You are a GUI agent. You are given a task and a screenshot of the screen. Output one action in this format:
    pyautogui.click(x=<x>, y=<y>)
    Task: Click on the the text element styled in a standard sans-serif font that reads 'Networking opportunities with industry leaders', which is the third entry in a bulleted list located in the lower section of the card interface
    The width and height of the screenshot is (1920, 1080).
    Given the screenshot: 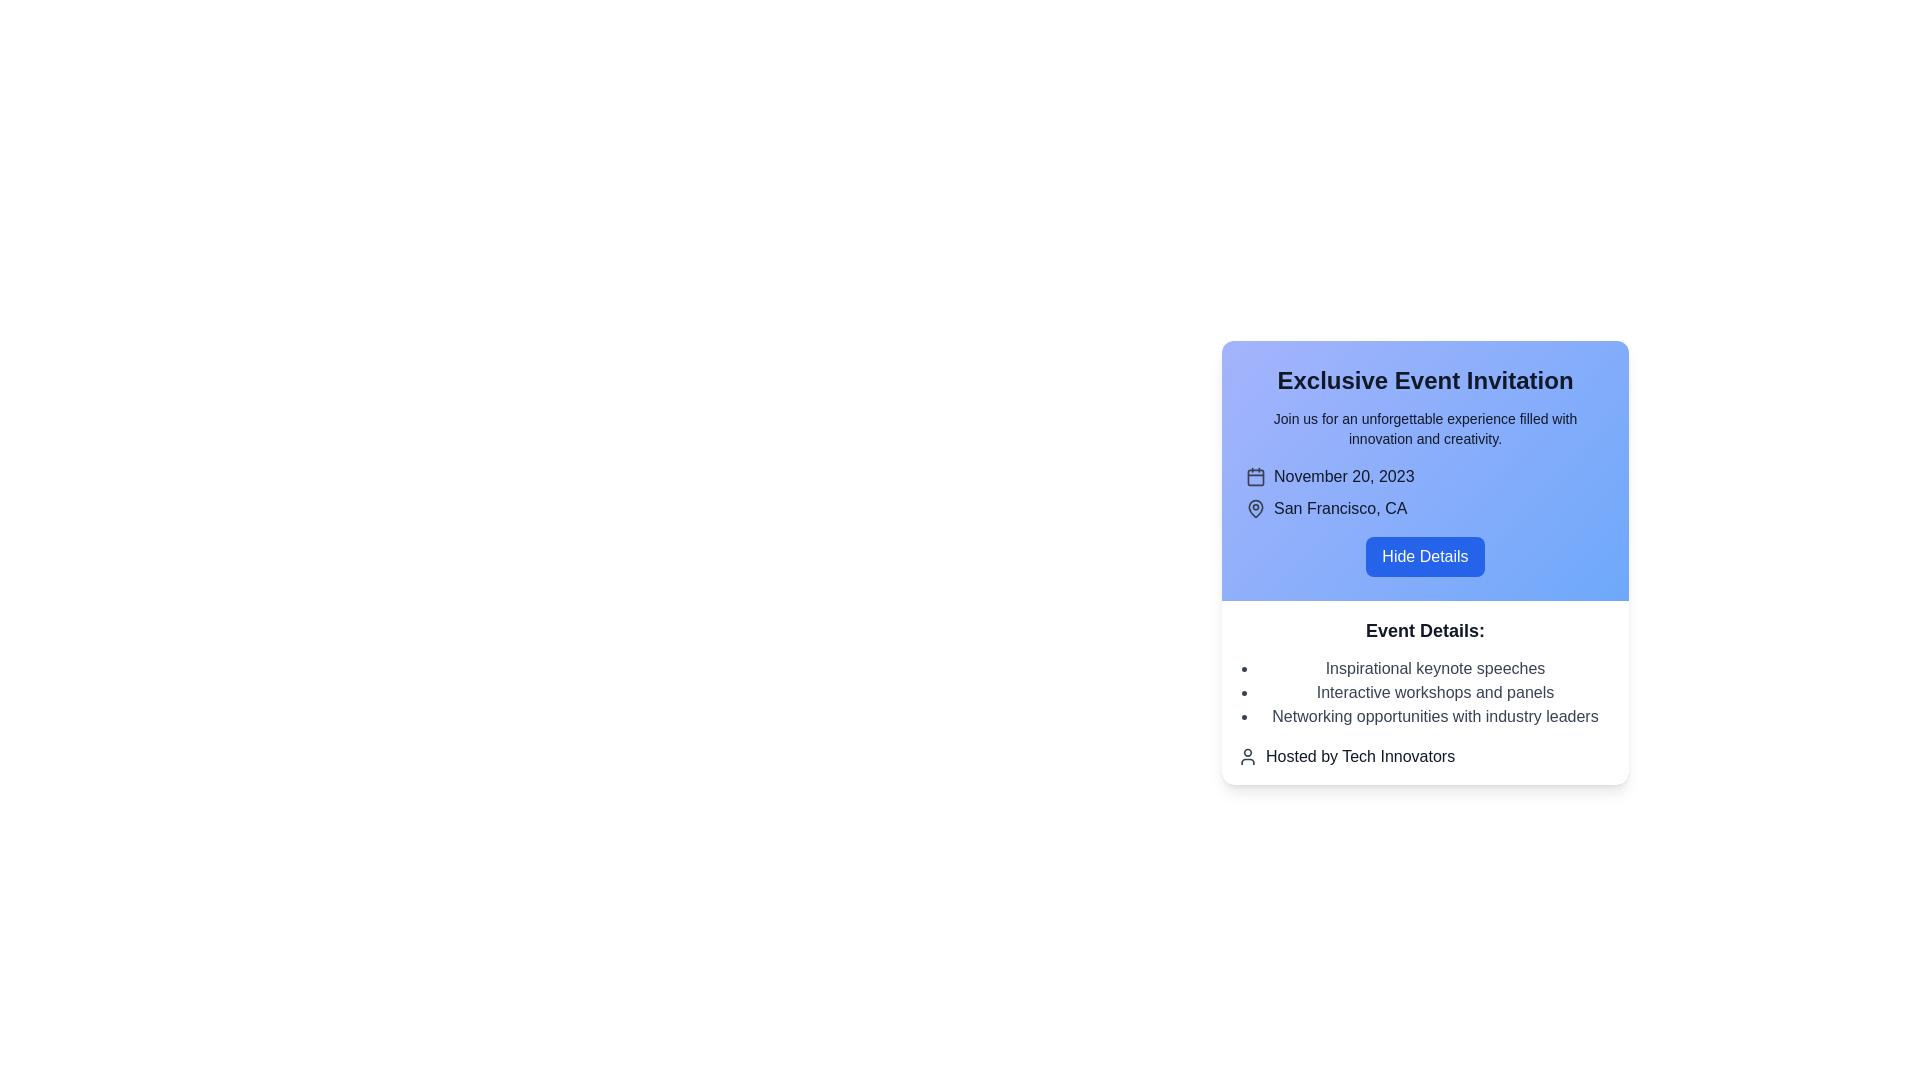 What is the action you would take?
    pyautogui.click(x=1434, y=716)
    